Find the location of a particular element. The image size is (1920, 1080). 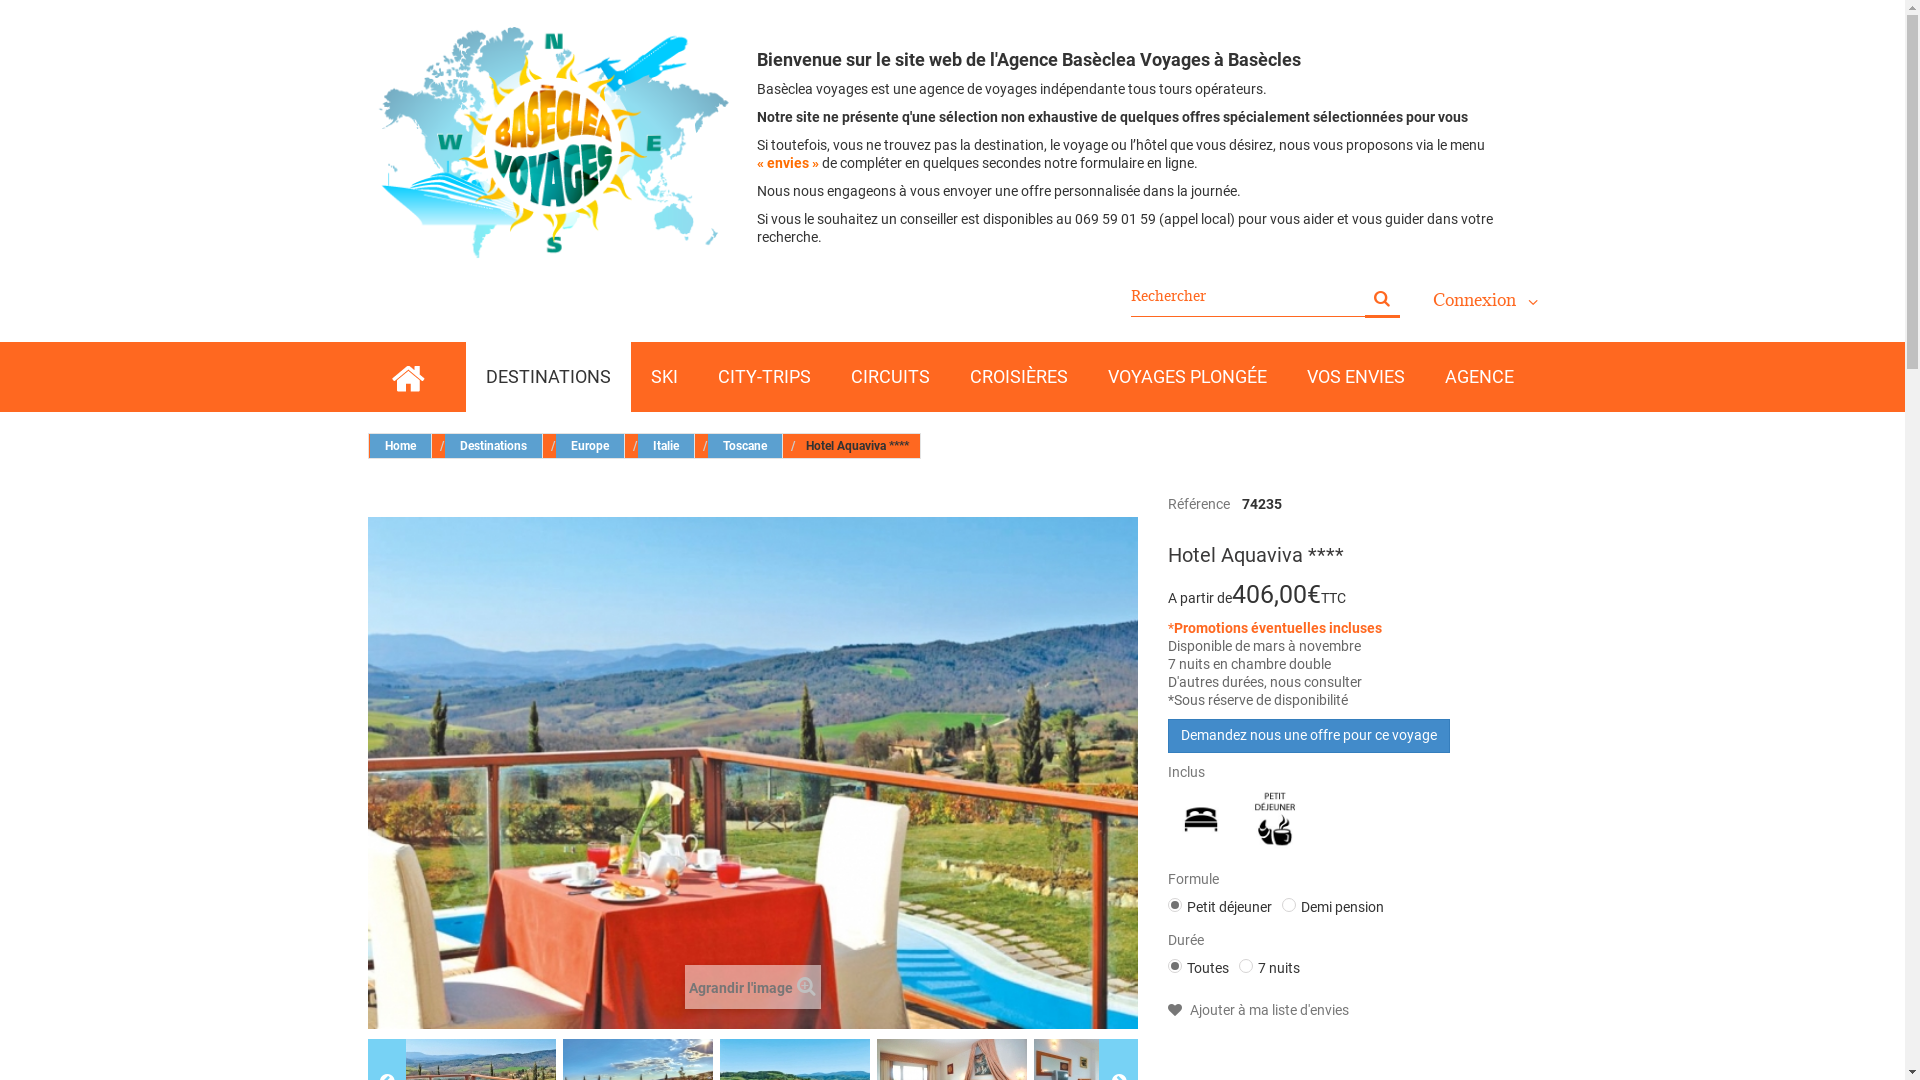

'Logement' is located at coordinates (1170, 820).